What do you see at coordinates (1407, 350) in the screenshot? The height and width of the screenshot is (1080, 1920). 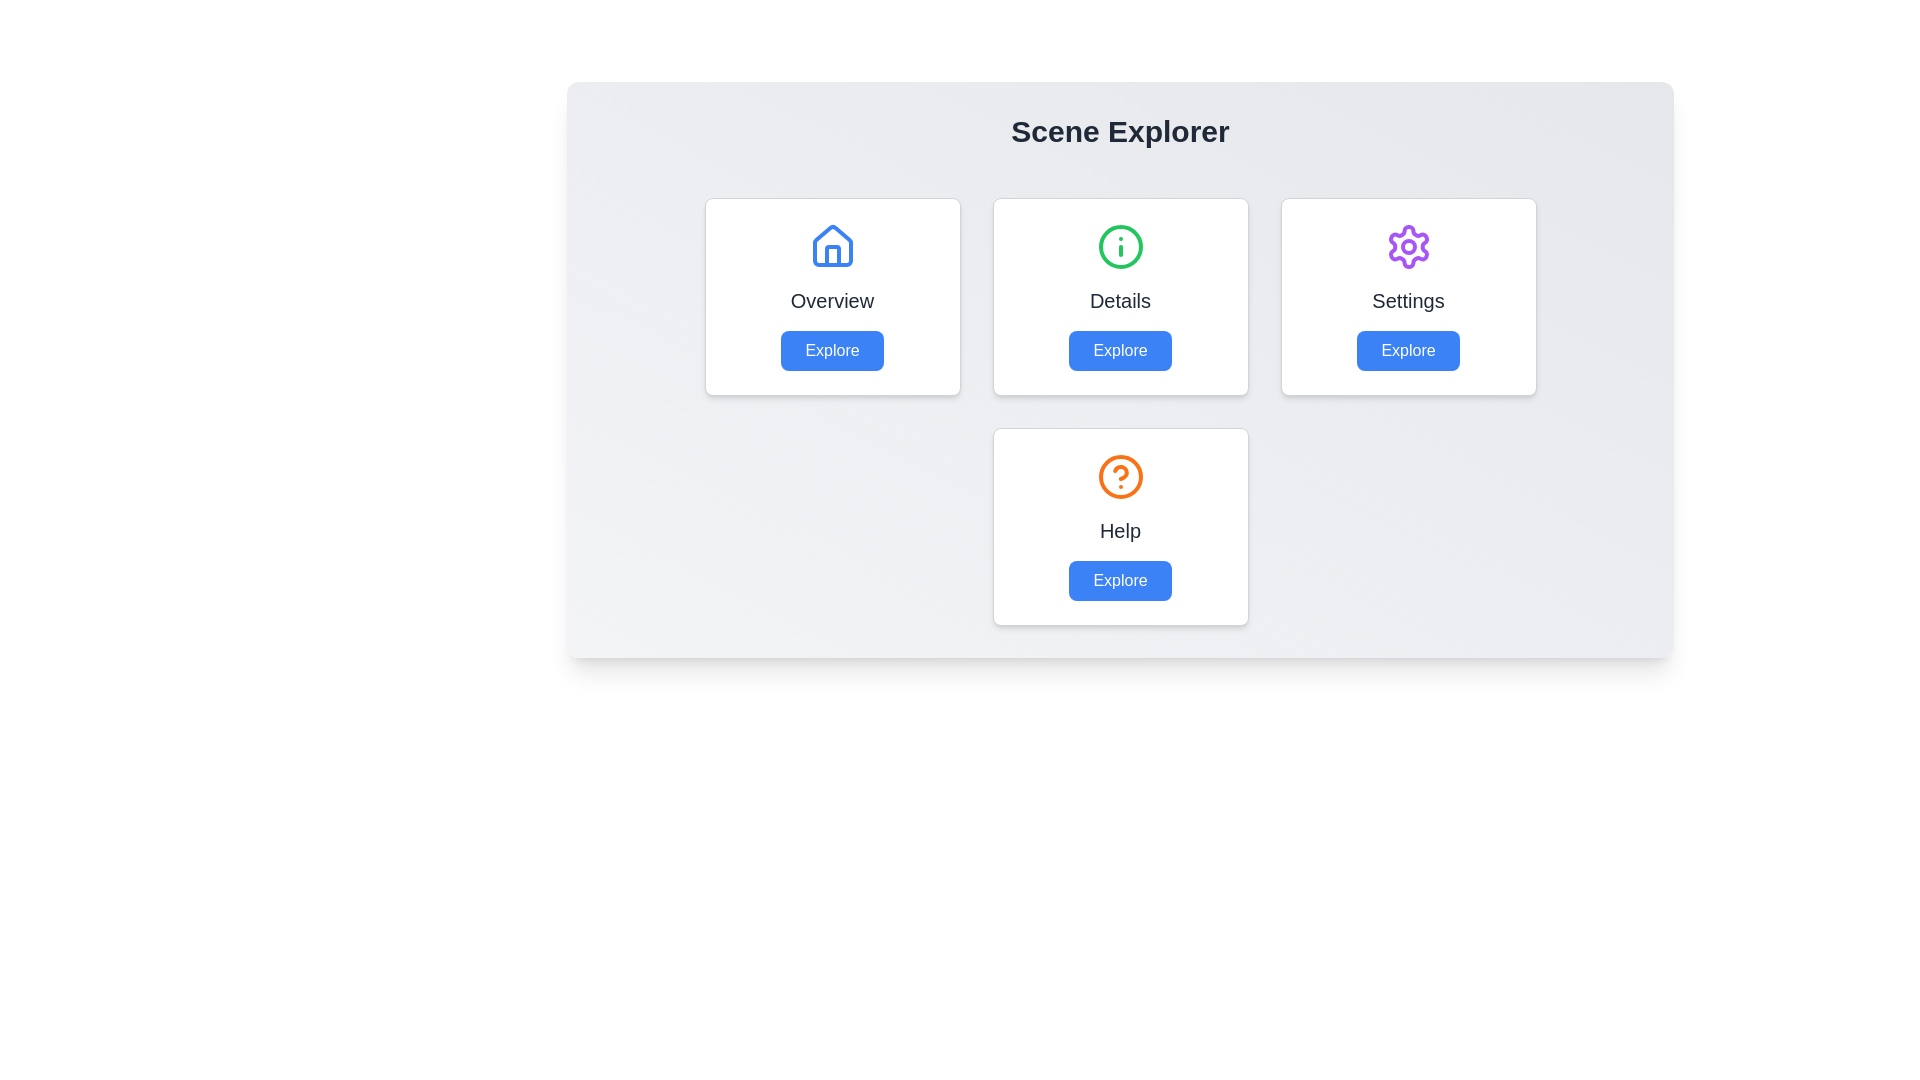 I see `the 'Settings' button located in the third card from the left in the top row of the grid layout` at bounding box center [1407, 350].